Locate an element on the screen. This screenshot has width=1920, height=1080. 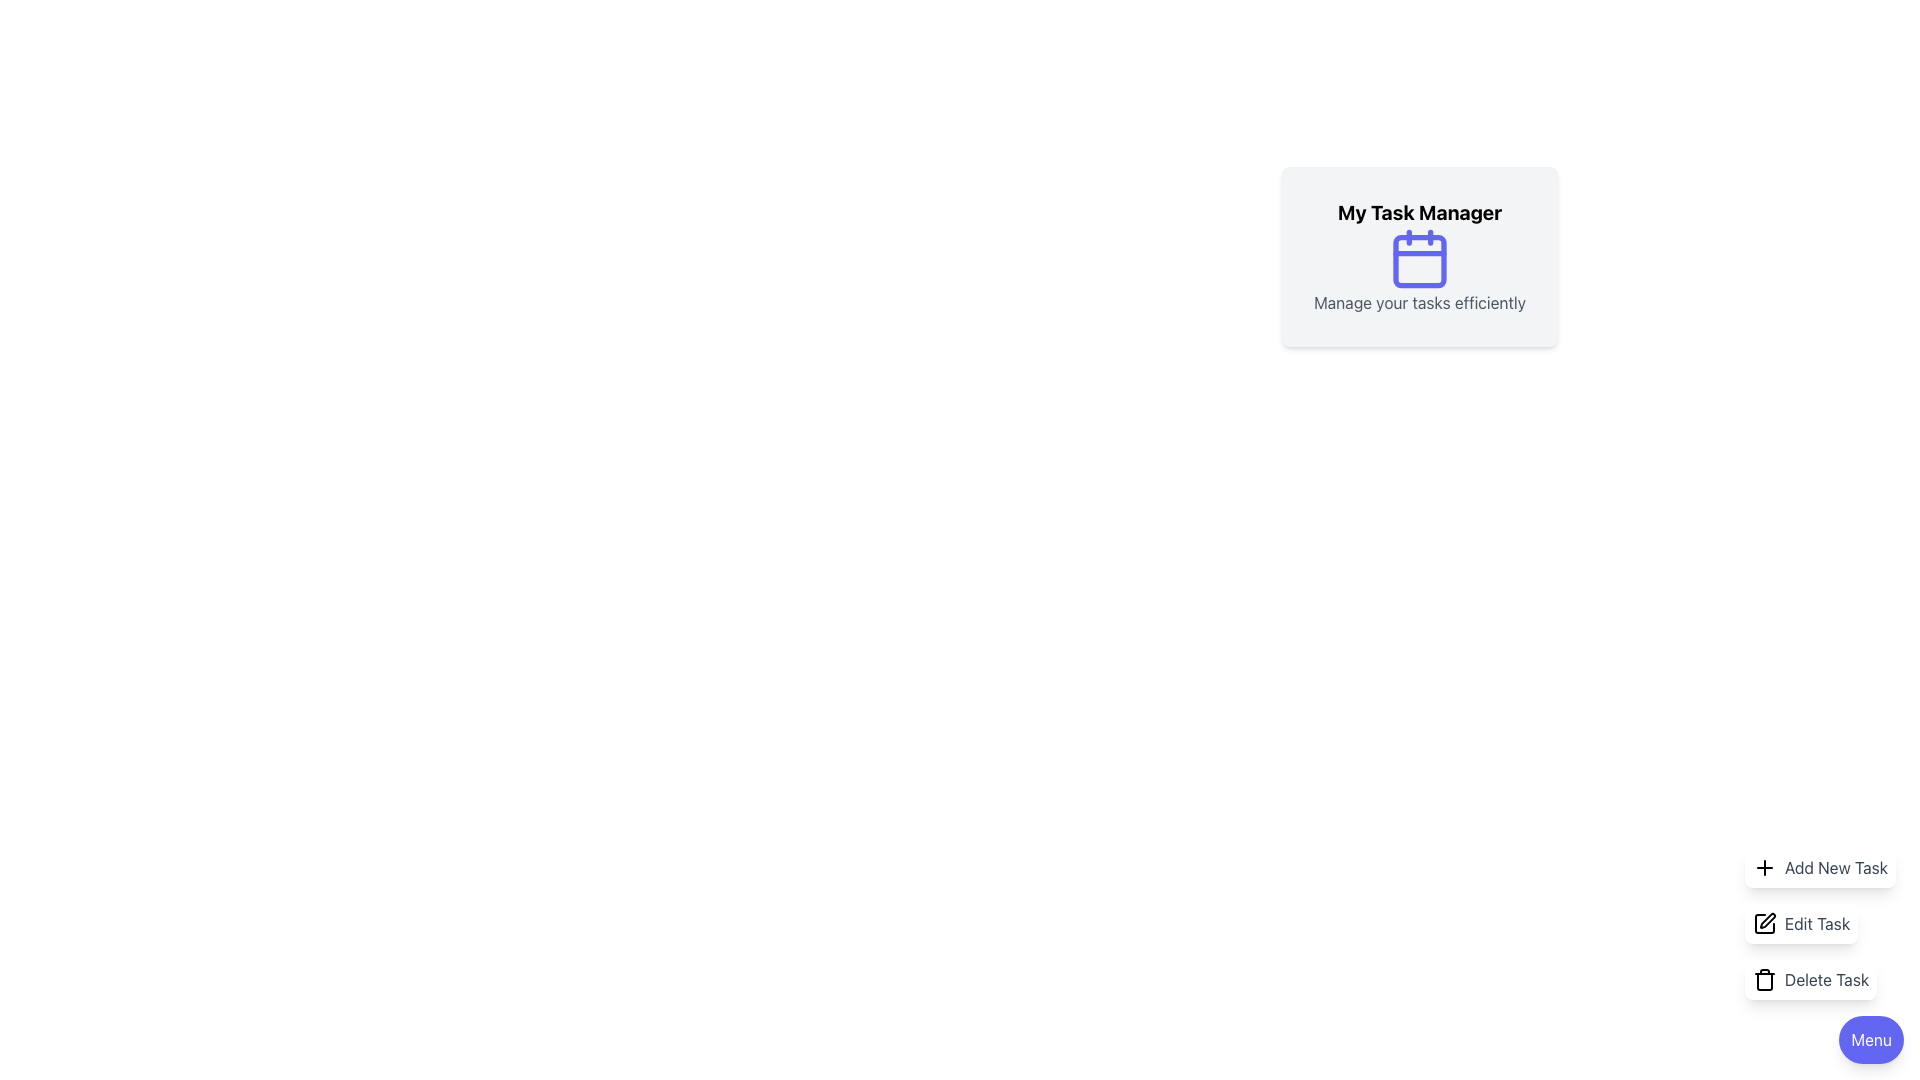
the 'Edit Task' button, which features a pen icon and is styled with a white background and rounded corners, to change its background color is located at coordinates (1801, 924).